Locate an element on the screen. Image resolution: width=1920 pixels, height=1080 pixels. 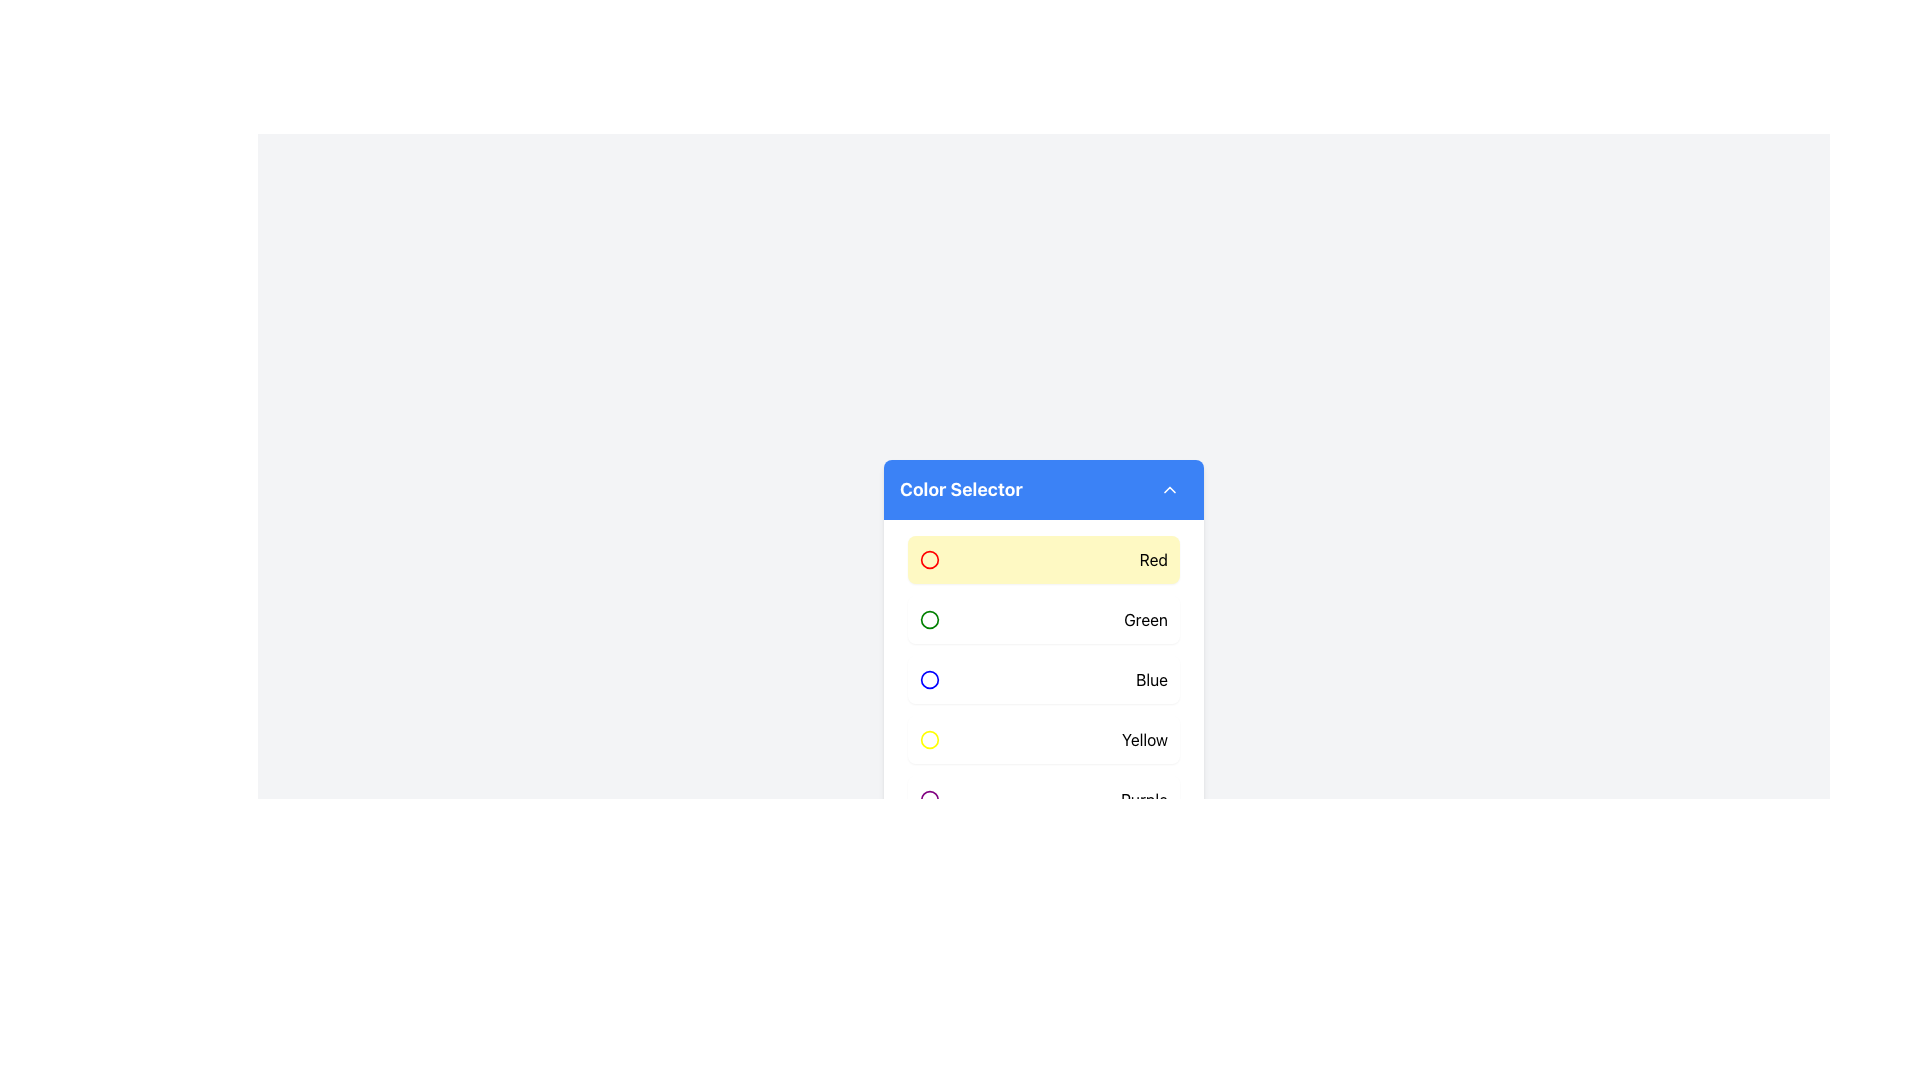
the fourth list item labeled 'Yellow' is located at coordinates (1042, 740).